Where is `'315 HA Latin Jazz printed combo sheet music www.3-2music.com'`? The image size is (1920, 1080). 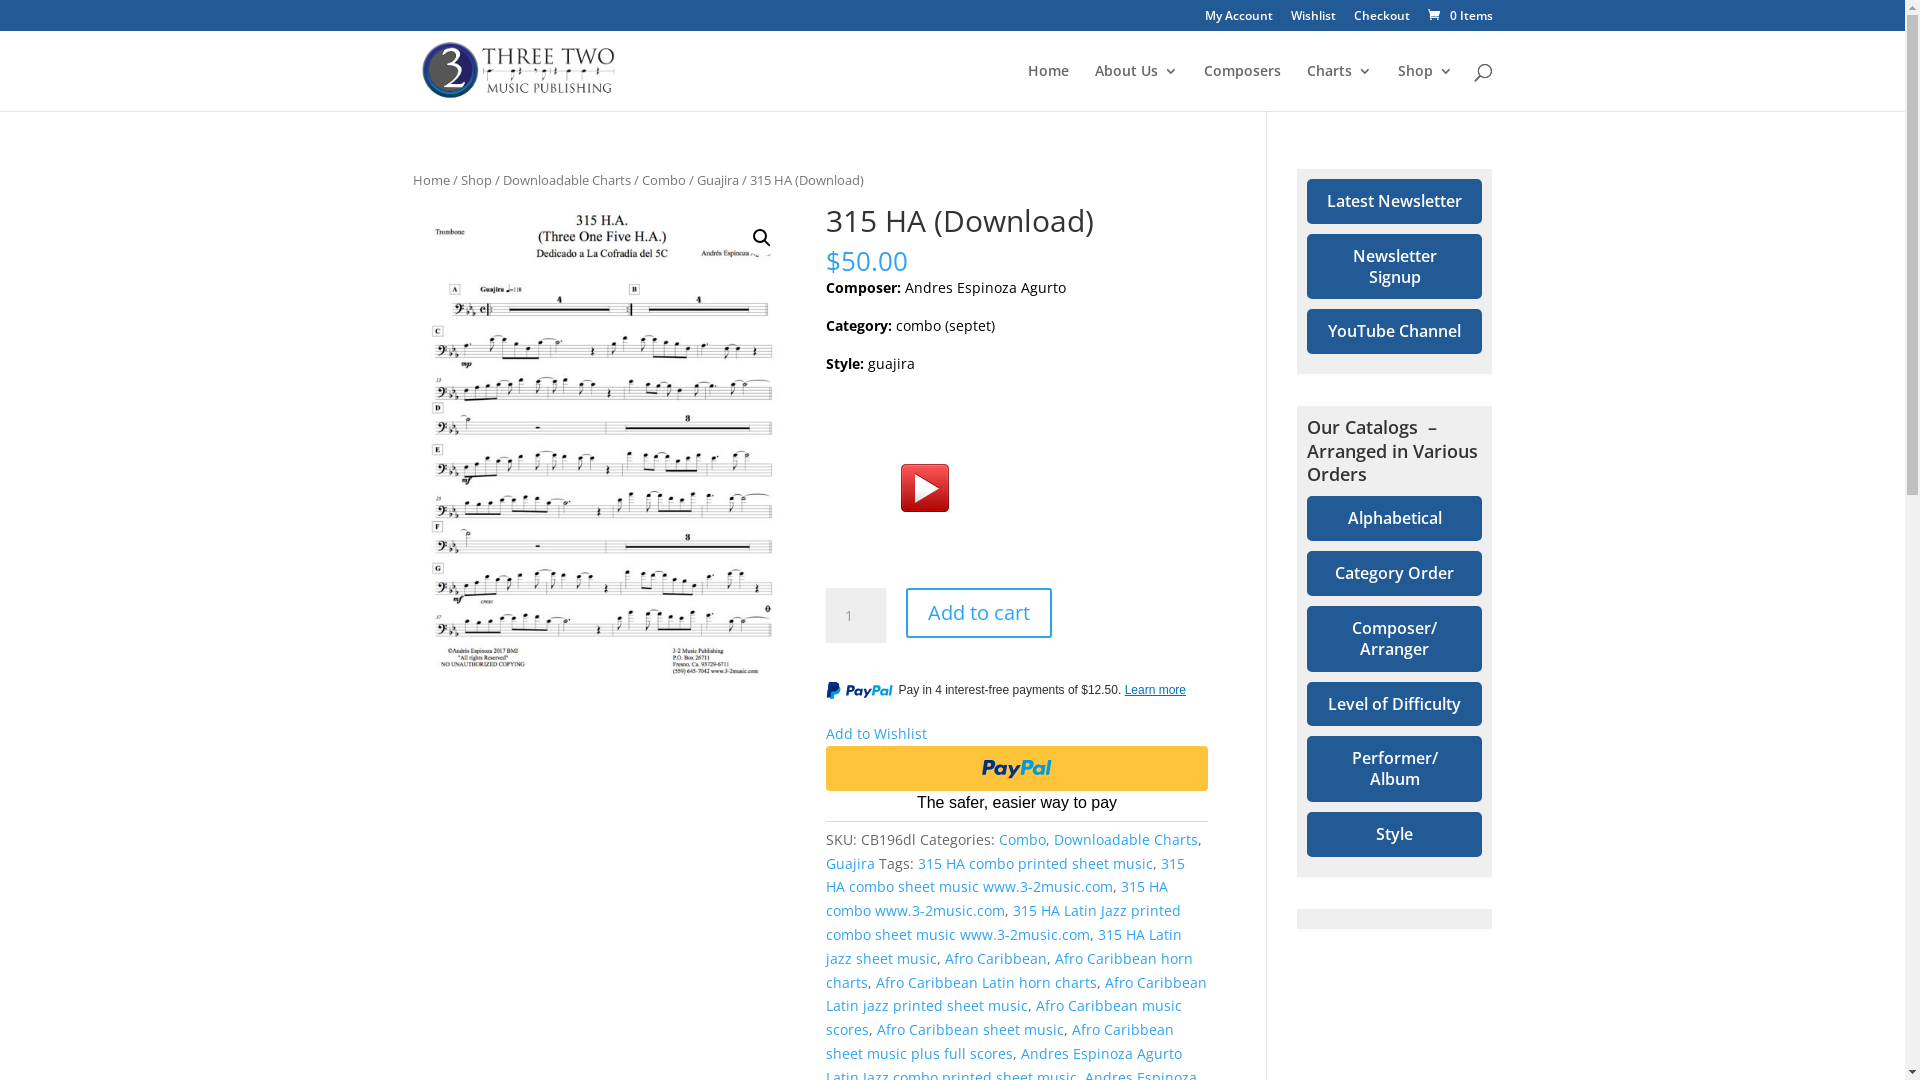 '315 HA Latin Jazz printed combo sheet music www.3-2music.com' is located at coordinates (1003, 922).